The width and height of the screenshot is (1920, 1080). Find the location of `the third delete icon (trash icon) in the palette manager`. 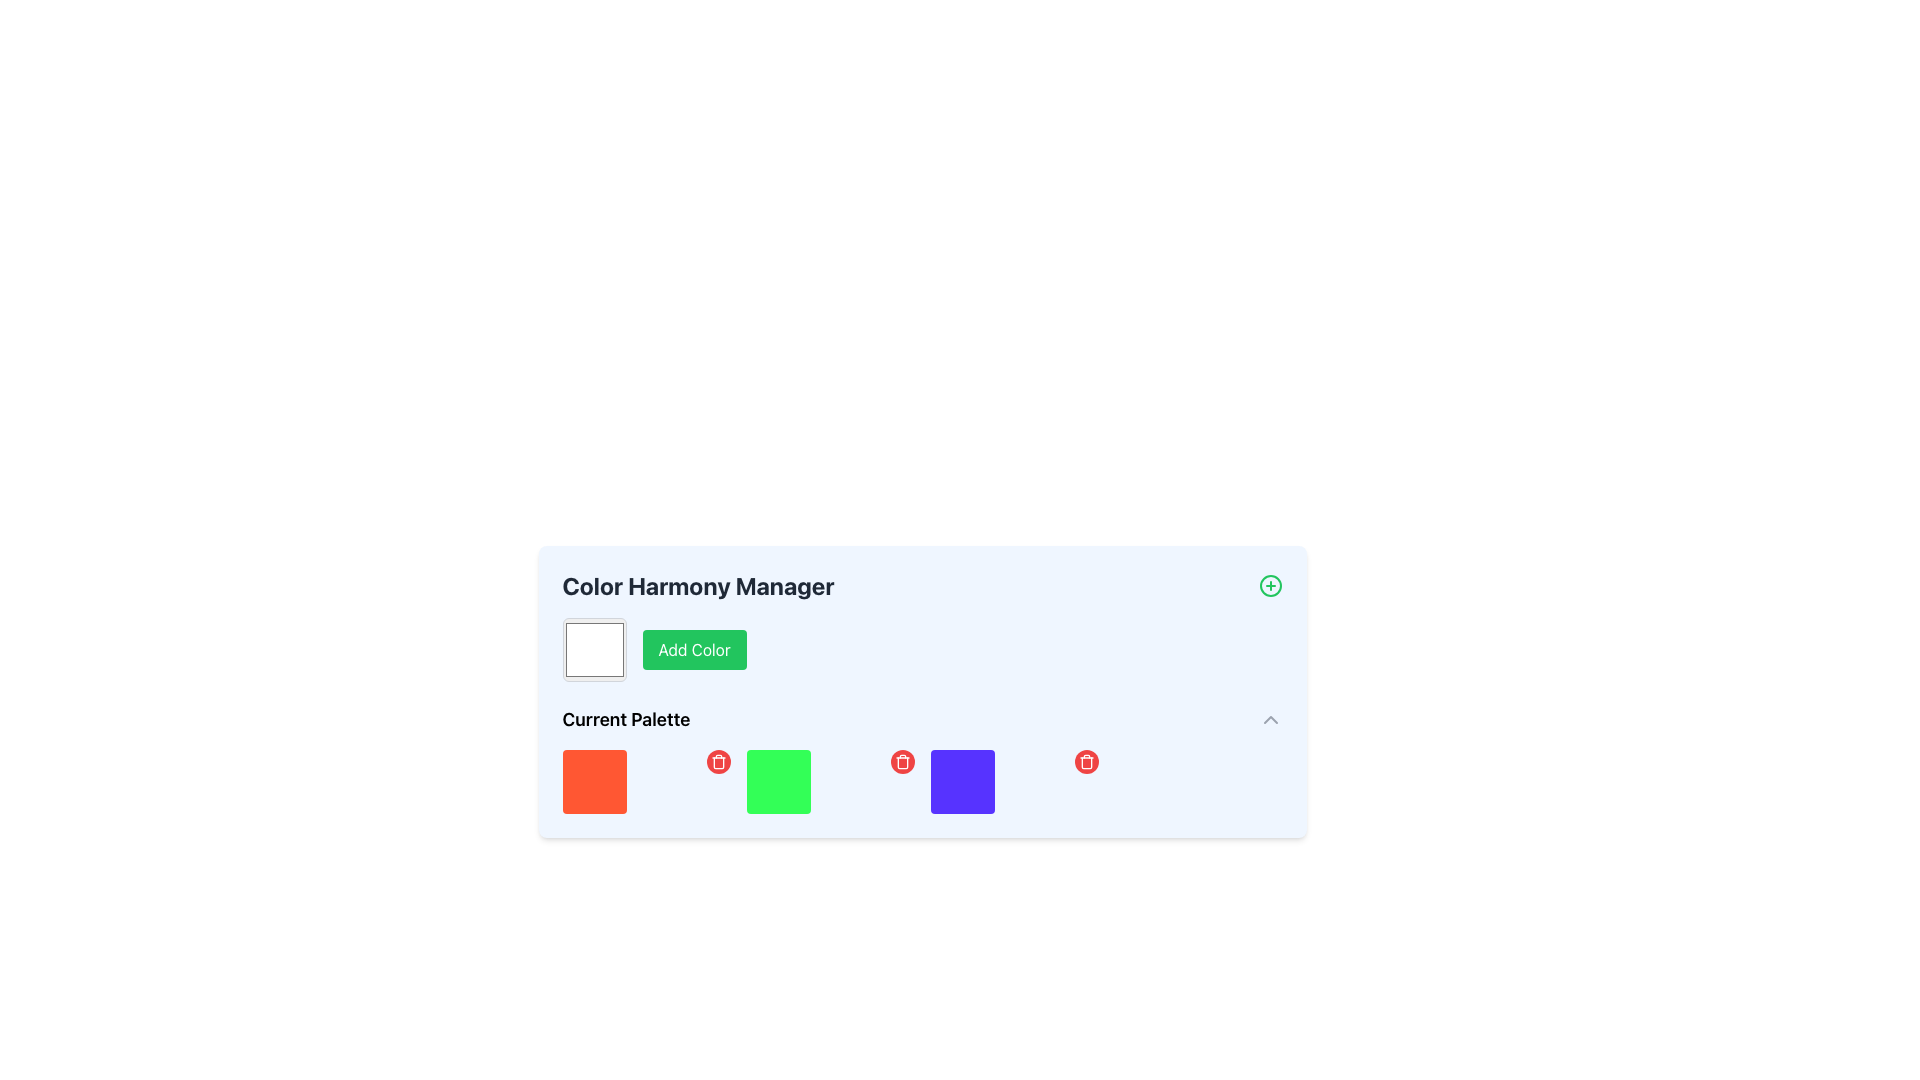

the third delete icon (trash icon) in the palette manager is located at coordinates (901, 762).